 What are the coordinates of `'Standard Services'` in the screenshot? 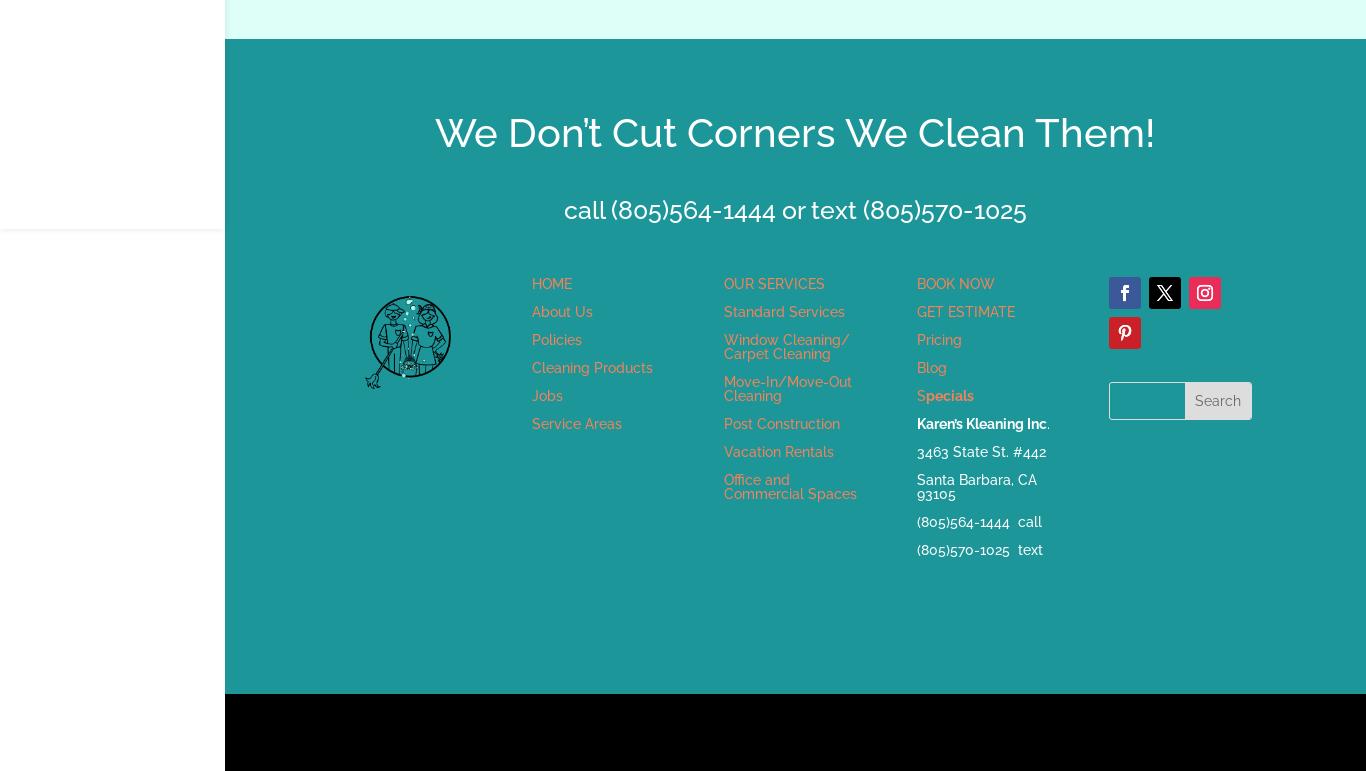 It's located at (784, 311).